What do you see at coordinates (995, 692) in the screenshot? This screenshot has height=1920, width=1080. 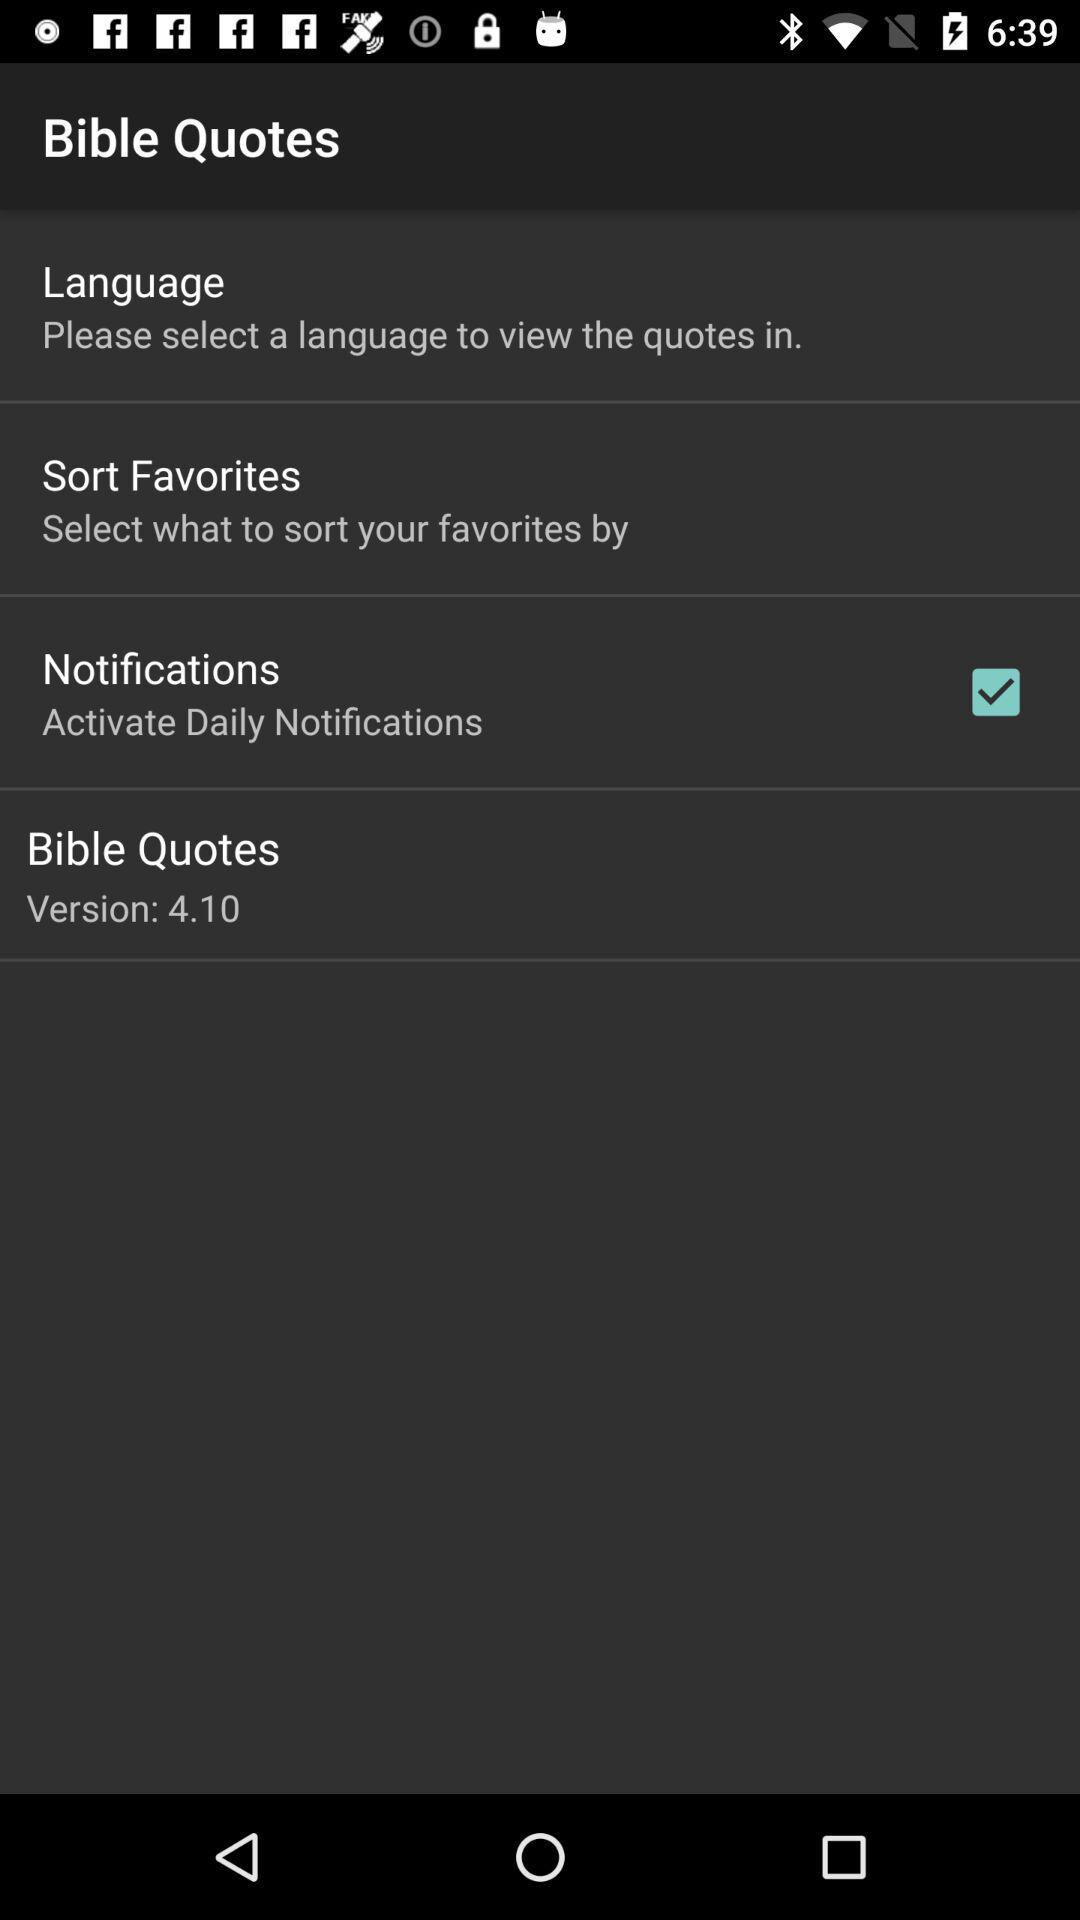 I see `the item next to activate daily notifications icon` at bounding box center [995, 692].